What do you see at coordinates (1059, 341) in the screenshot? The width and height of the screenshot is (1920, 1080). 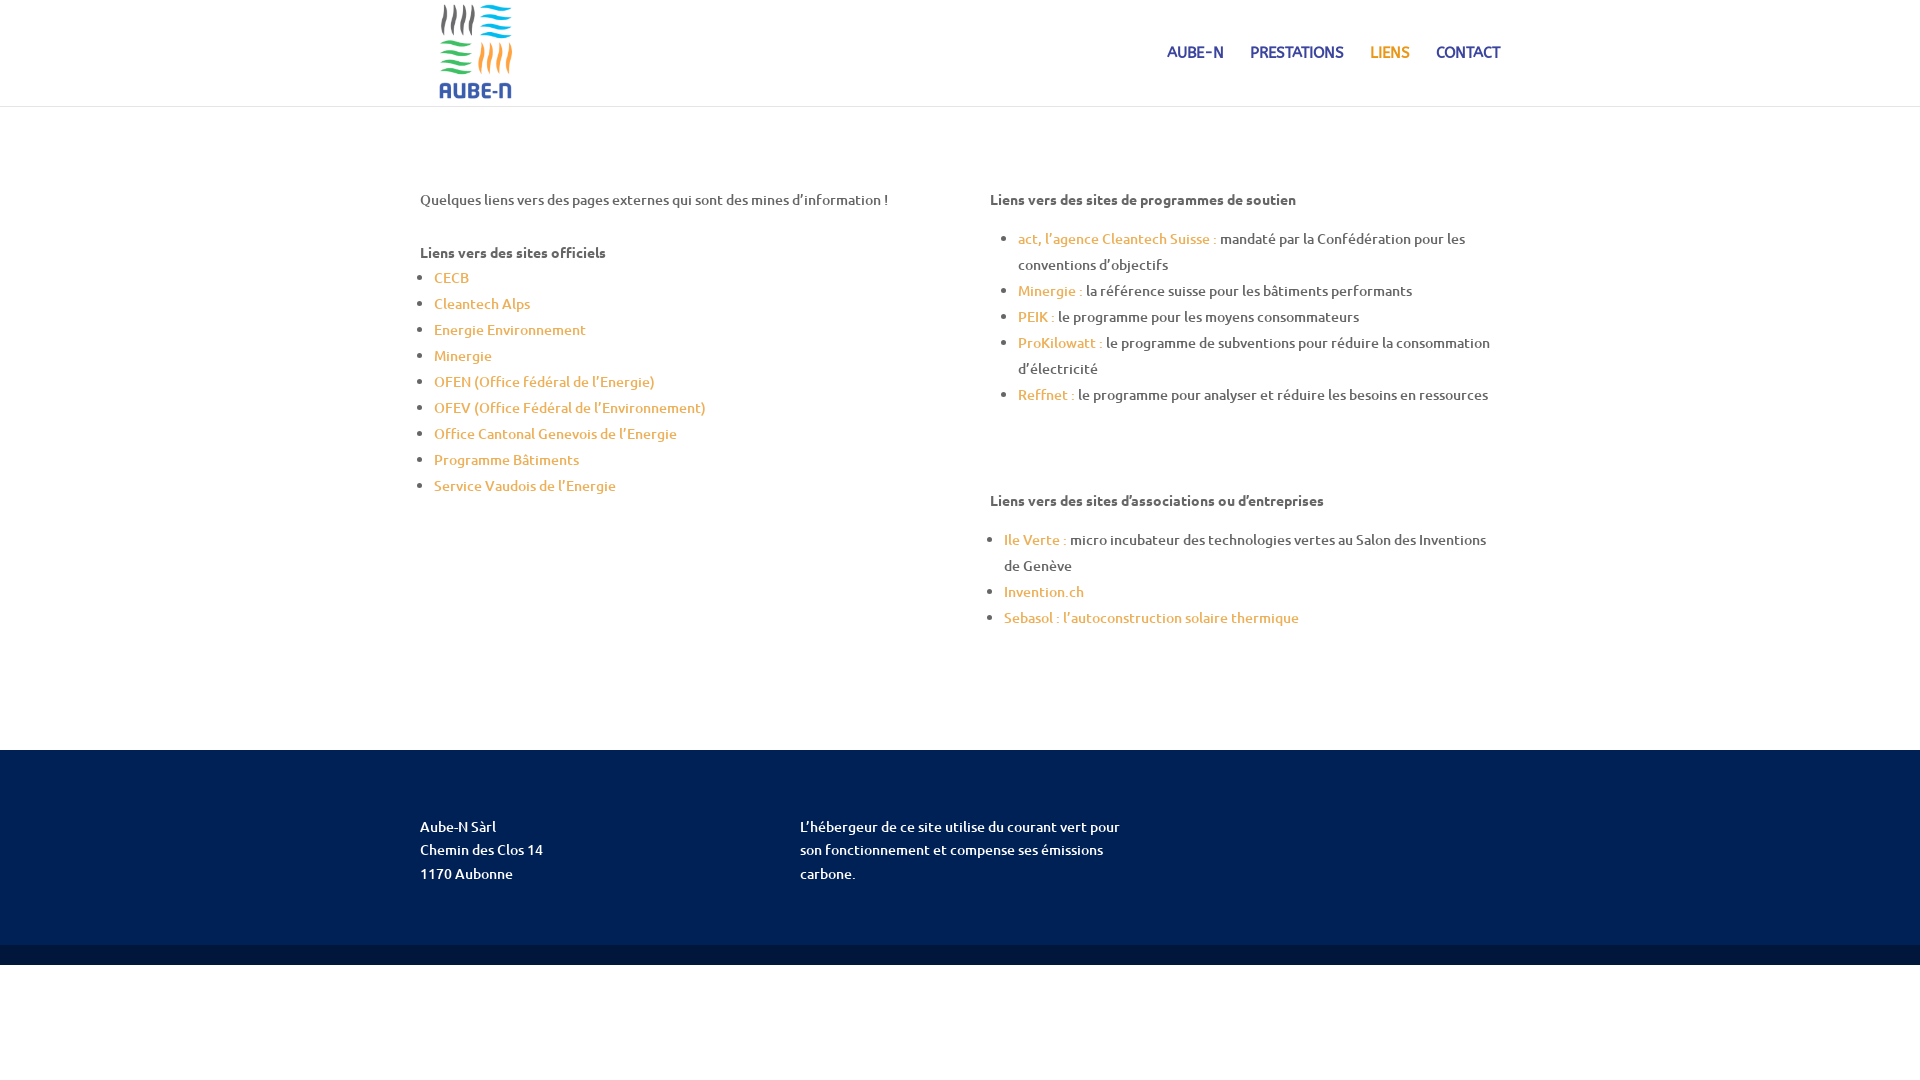 I see `'ProKilowatt :'` at bounding box center [1059, 341].